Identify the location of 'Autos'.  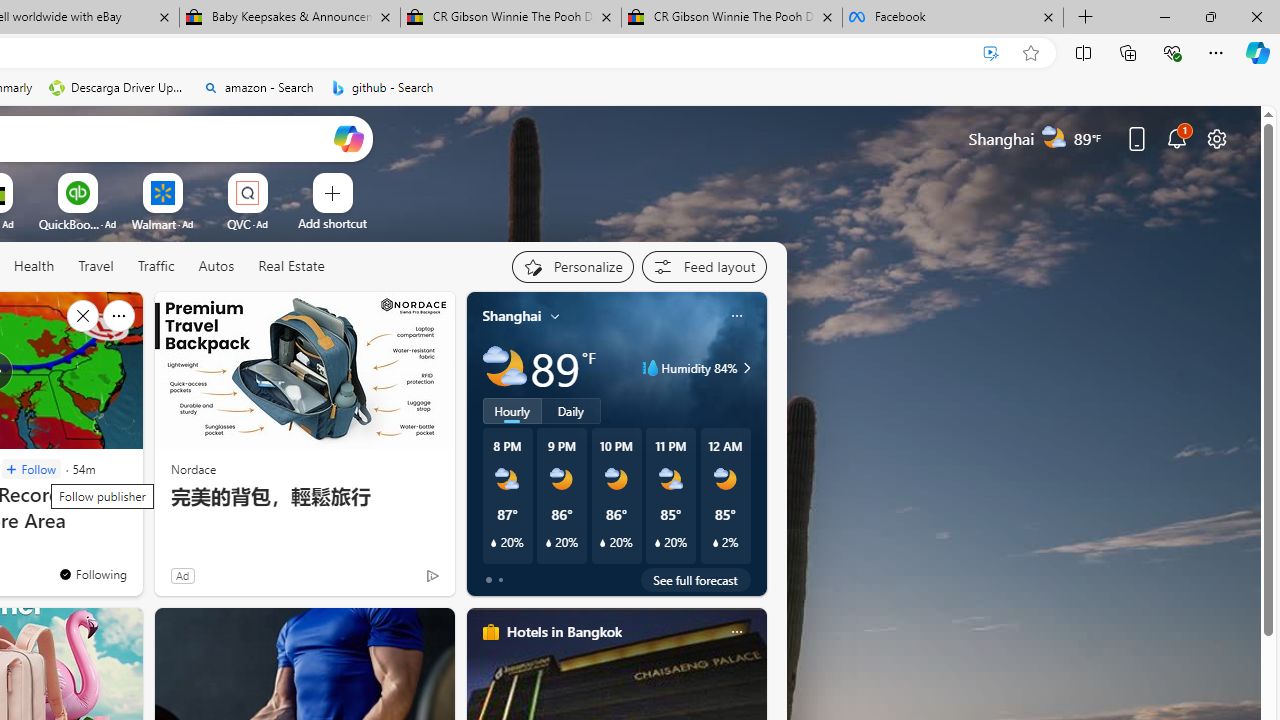
(216, 265).